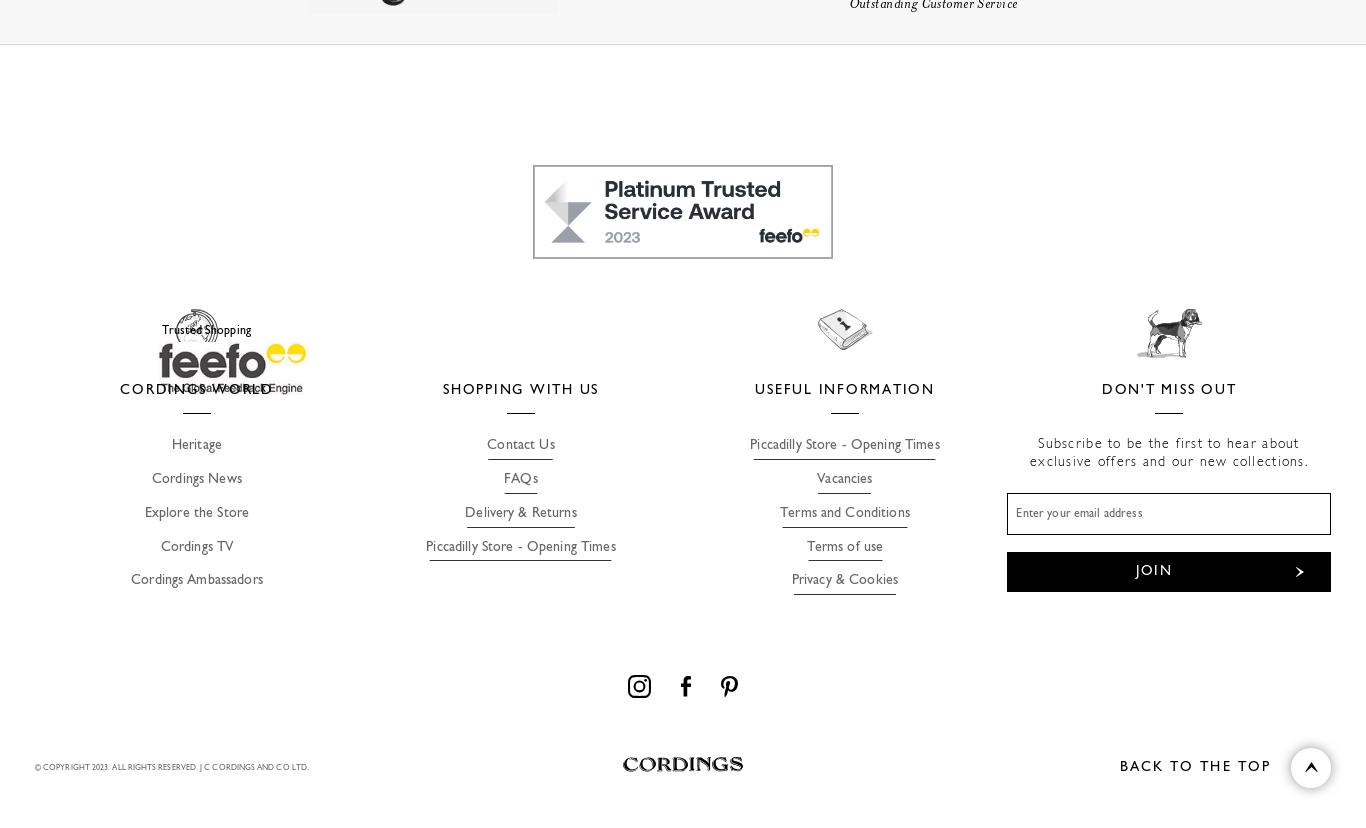 Image resolution: width=1366 pixels, height=828 pixels. Describe the element at coordinates (520, 388) in the screenshot. I see `'Shopping with us'` at that location.